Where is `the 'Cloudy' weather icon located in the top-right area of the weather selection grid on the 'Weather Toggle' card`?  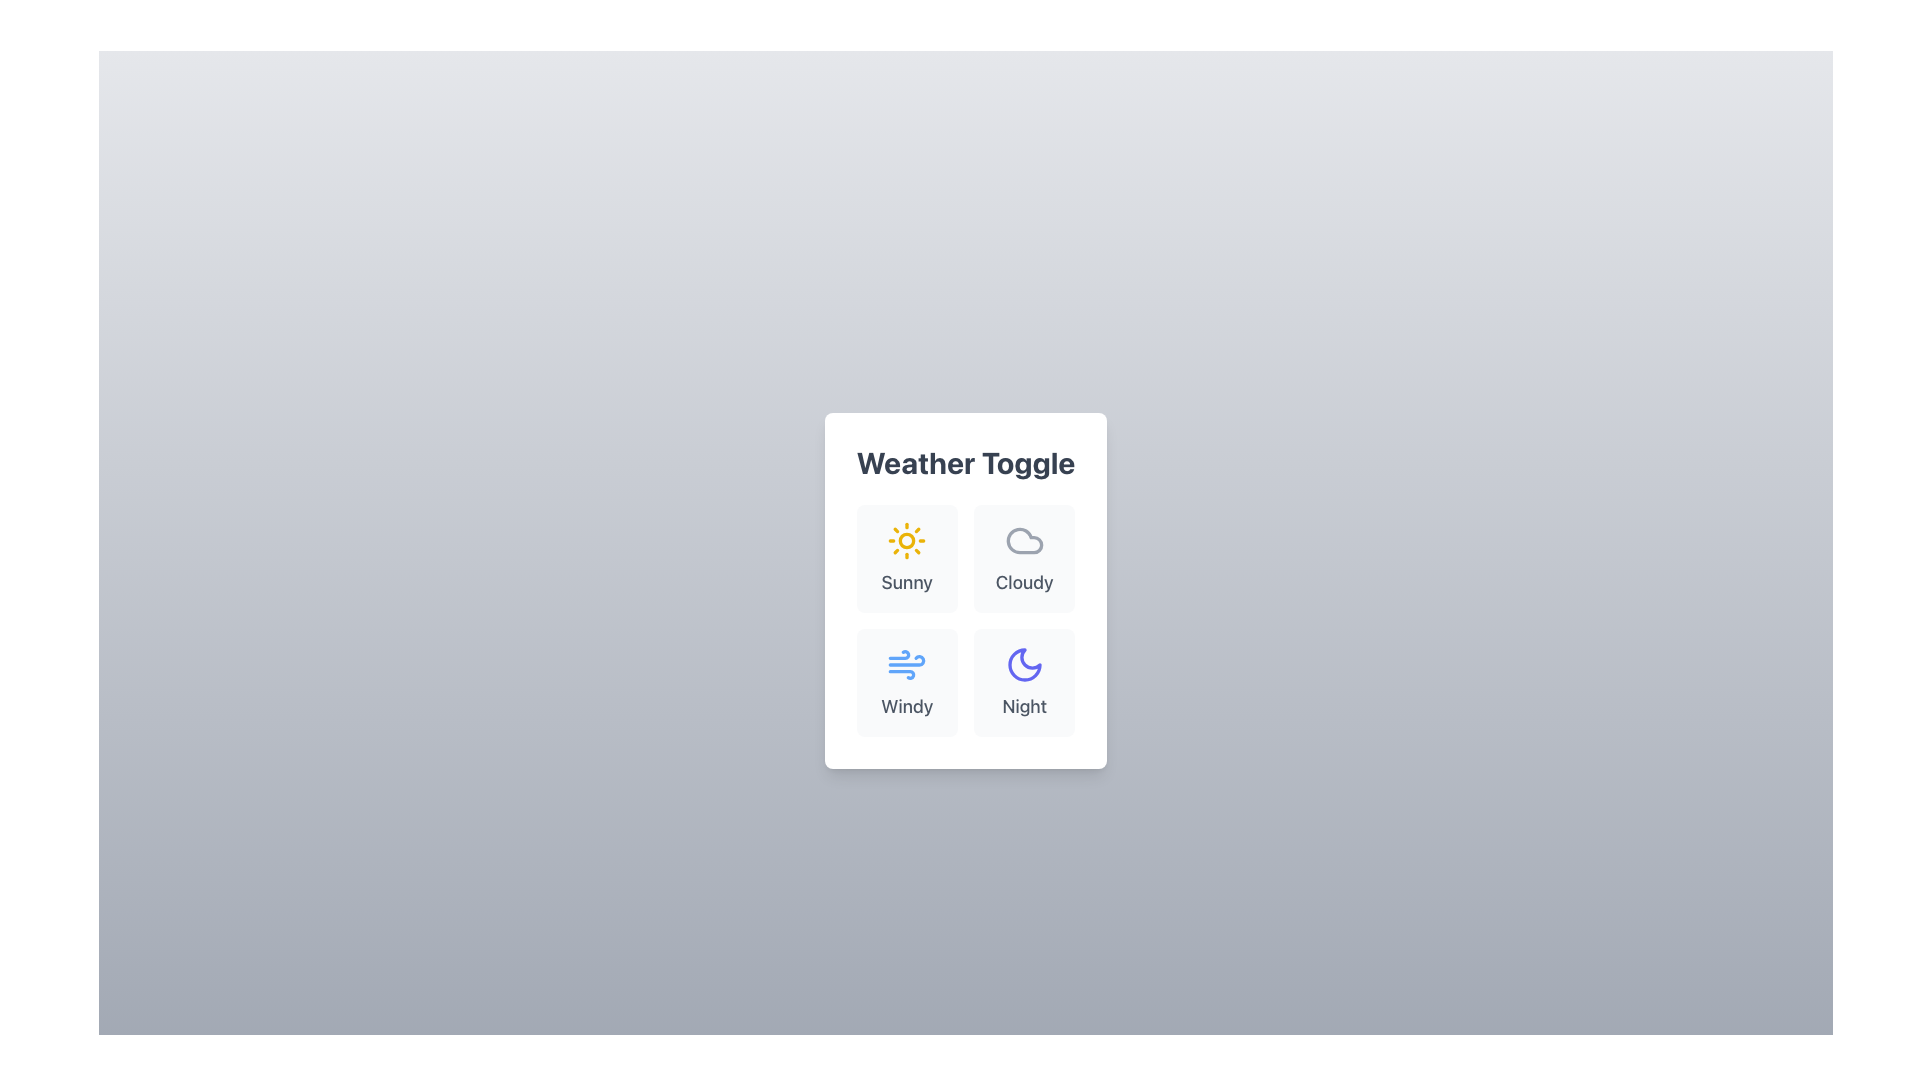
the 'Cloudy' weather icon located in the top-right area of the weather selection grid on the 'Weather Toggle' card is located at coordinates (1024, 540).